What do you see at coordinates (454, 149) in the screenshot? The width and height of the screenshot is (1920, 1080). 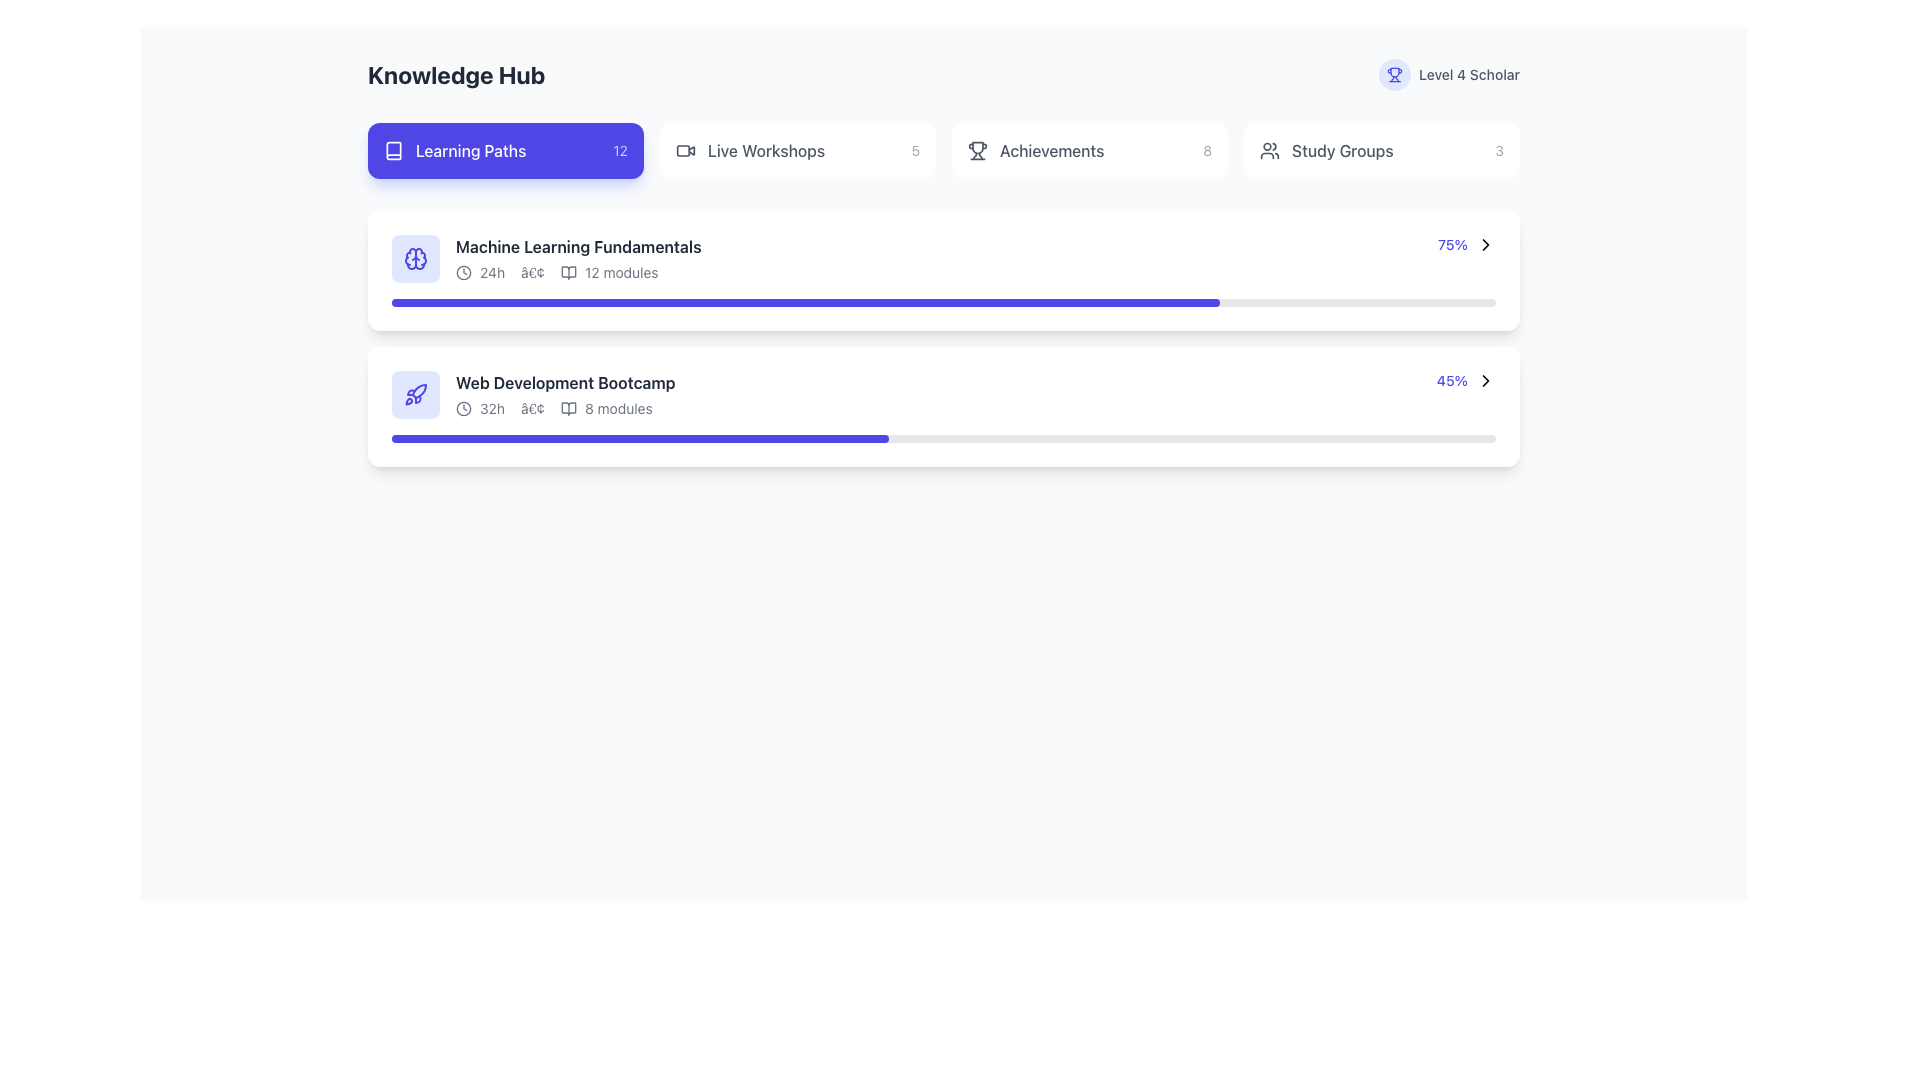 I see `the 'Learning Paths' grouped content block, which features a small white book icon and text on a rounded rectangular blue background, positioned in the upper left section of the interface` at bounding box center [454, 149].